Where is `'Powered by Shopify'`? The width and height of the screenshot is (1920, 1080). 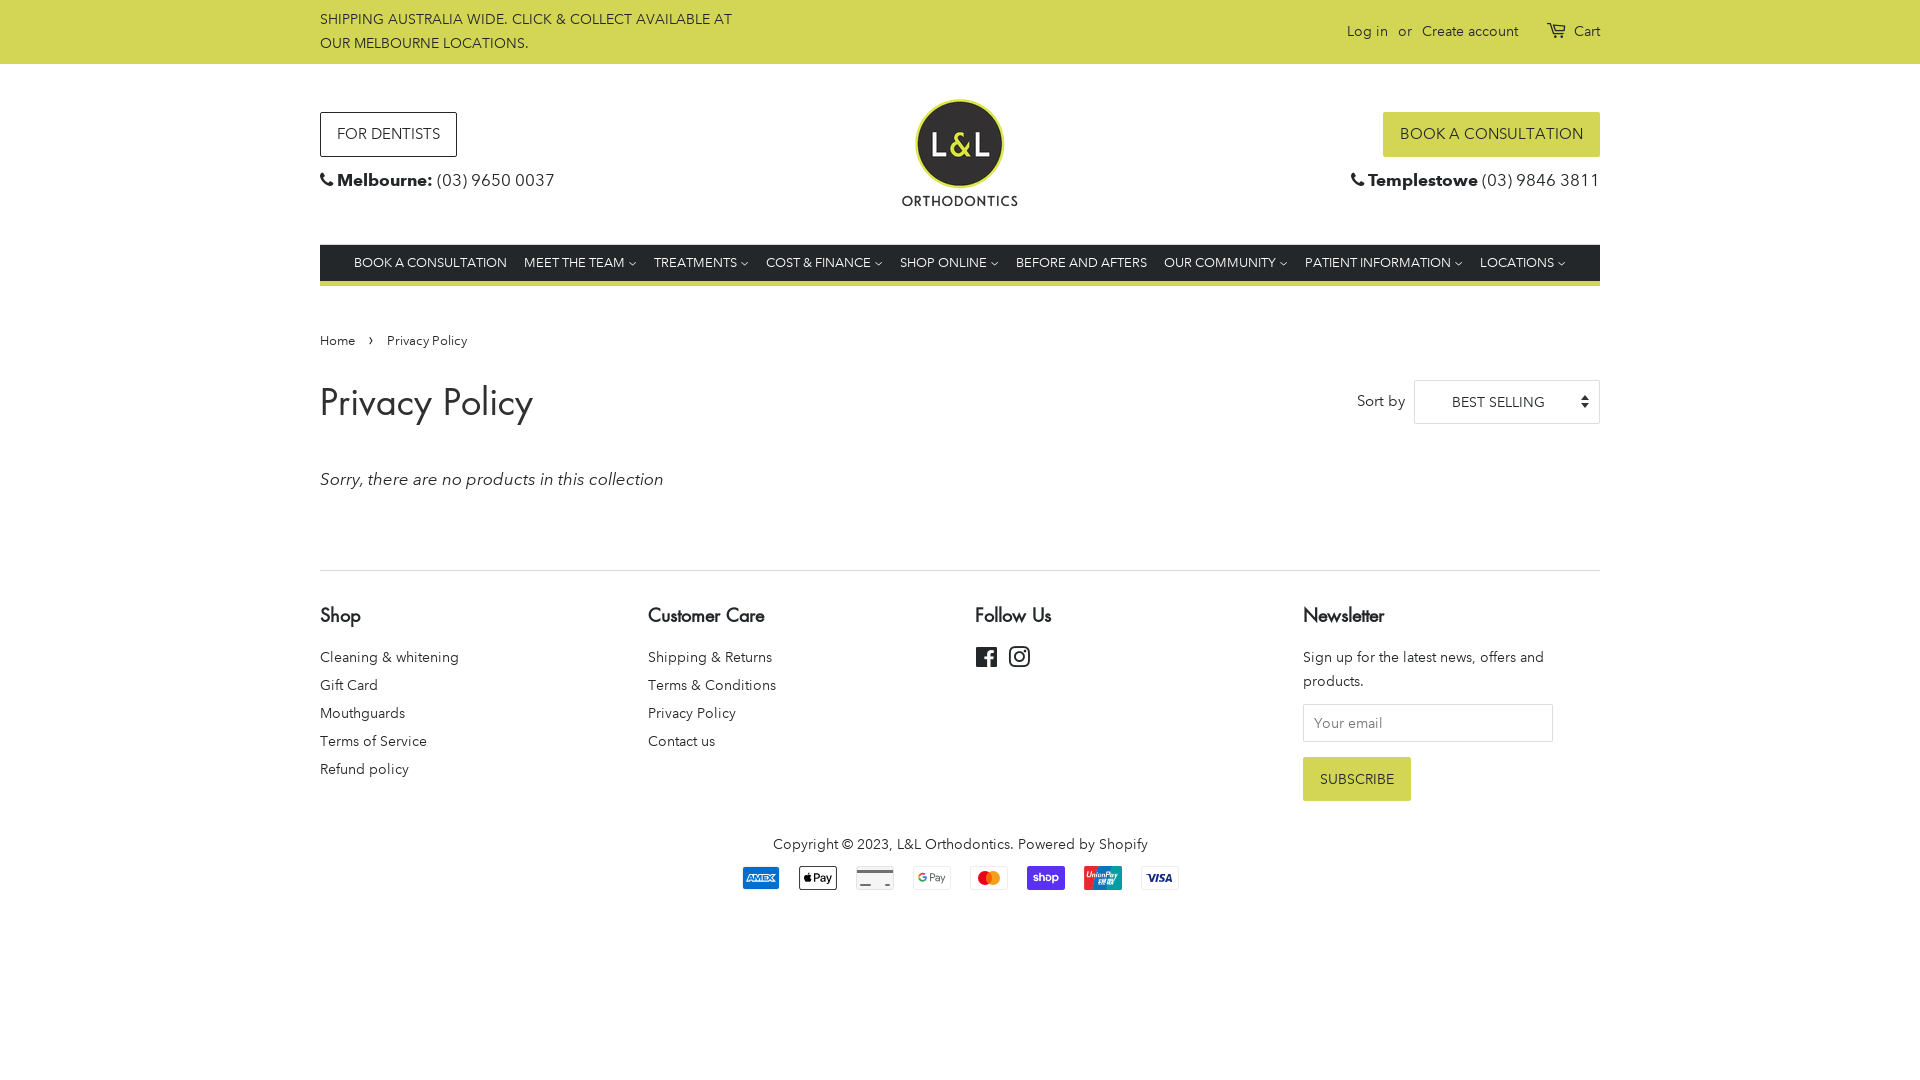 'Powered by Shopify' is located at coordinates (1082, 844).